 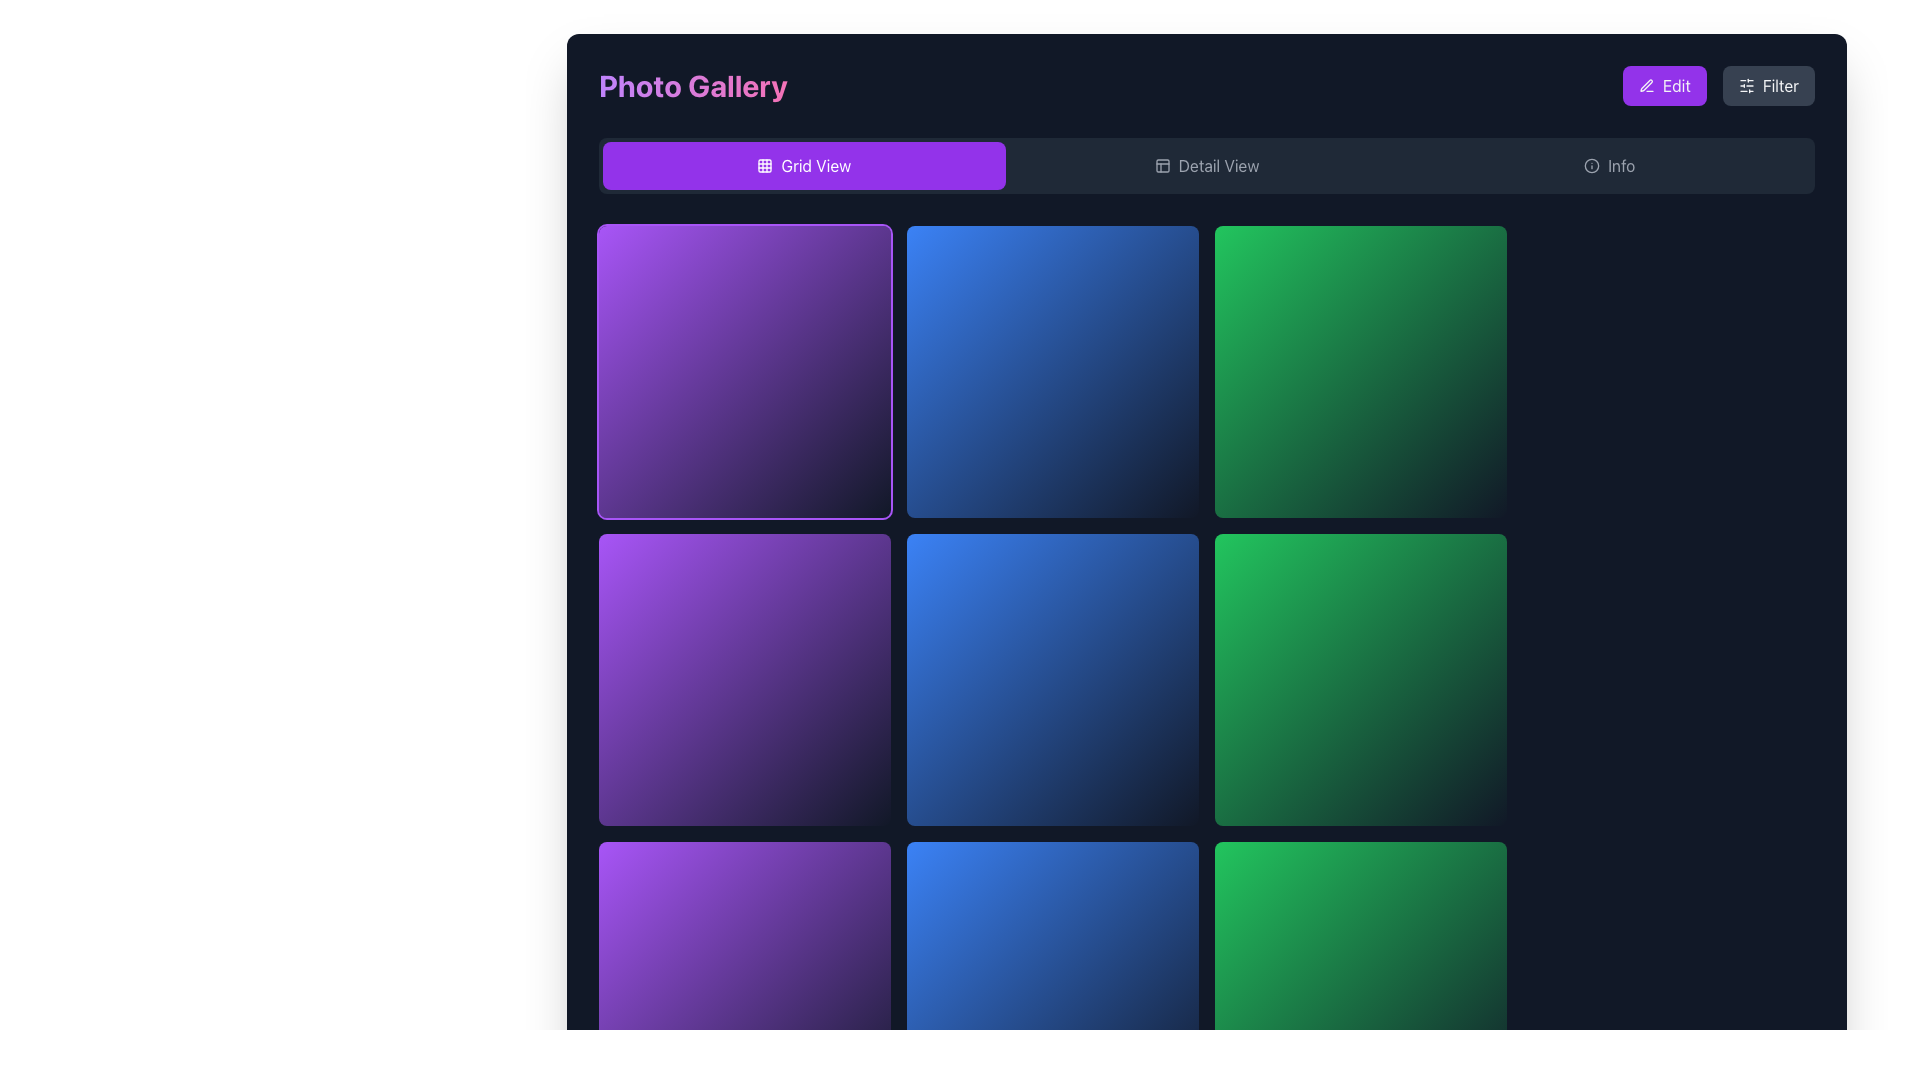 I want to click on the purple 'Edit' button with a pen icon located at the top right of the interface, so click(x=1646, y=84).